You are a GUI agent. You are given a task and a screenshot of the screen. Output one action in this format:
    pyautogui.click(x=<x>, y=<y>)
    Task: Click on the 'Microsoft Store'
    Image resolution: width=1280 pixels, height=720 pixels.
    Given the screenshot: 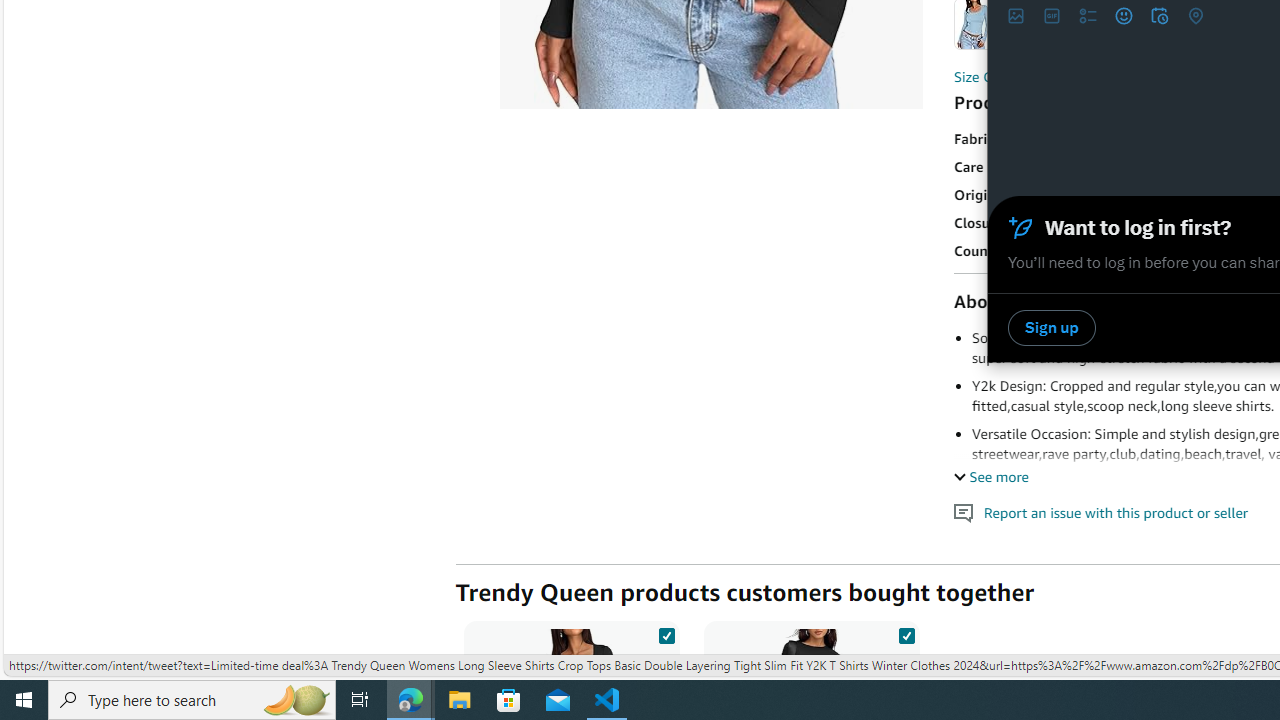 What is the action you would take?
    pyautogui.click(x=509, y=698)
    